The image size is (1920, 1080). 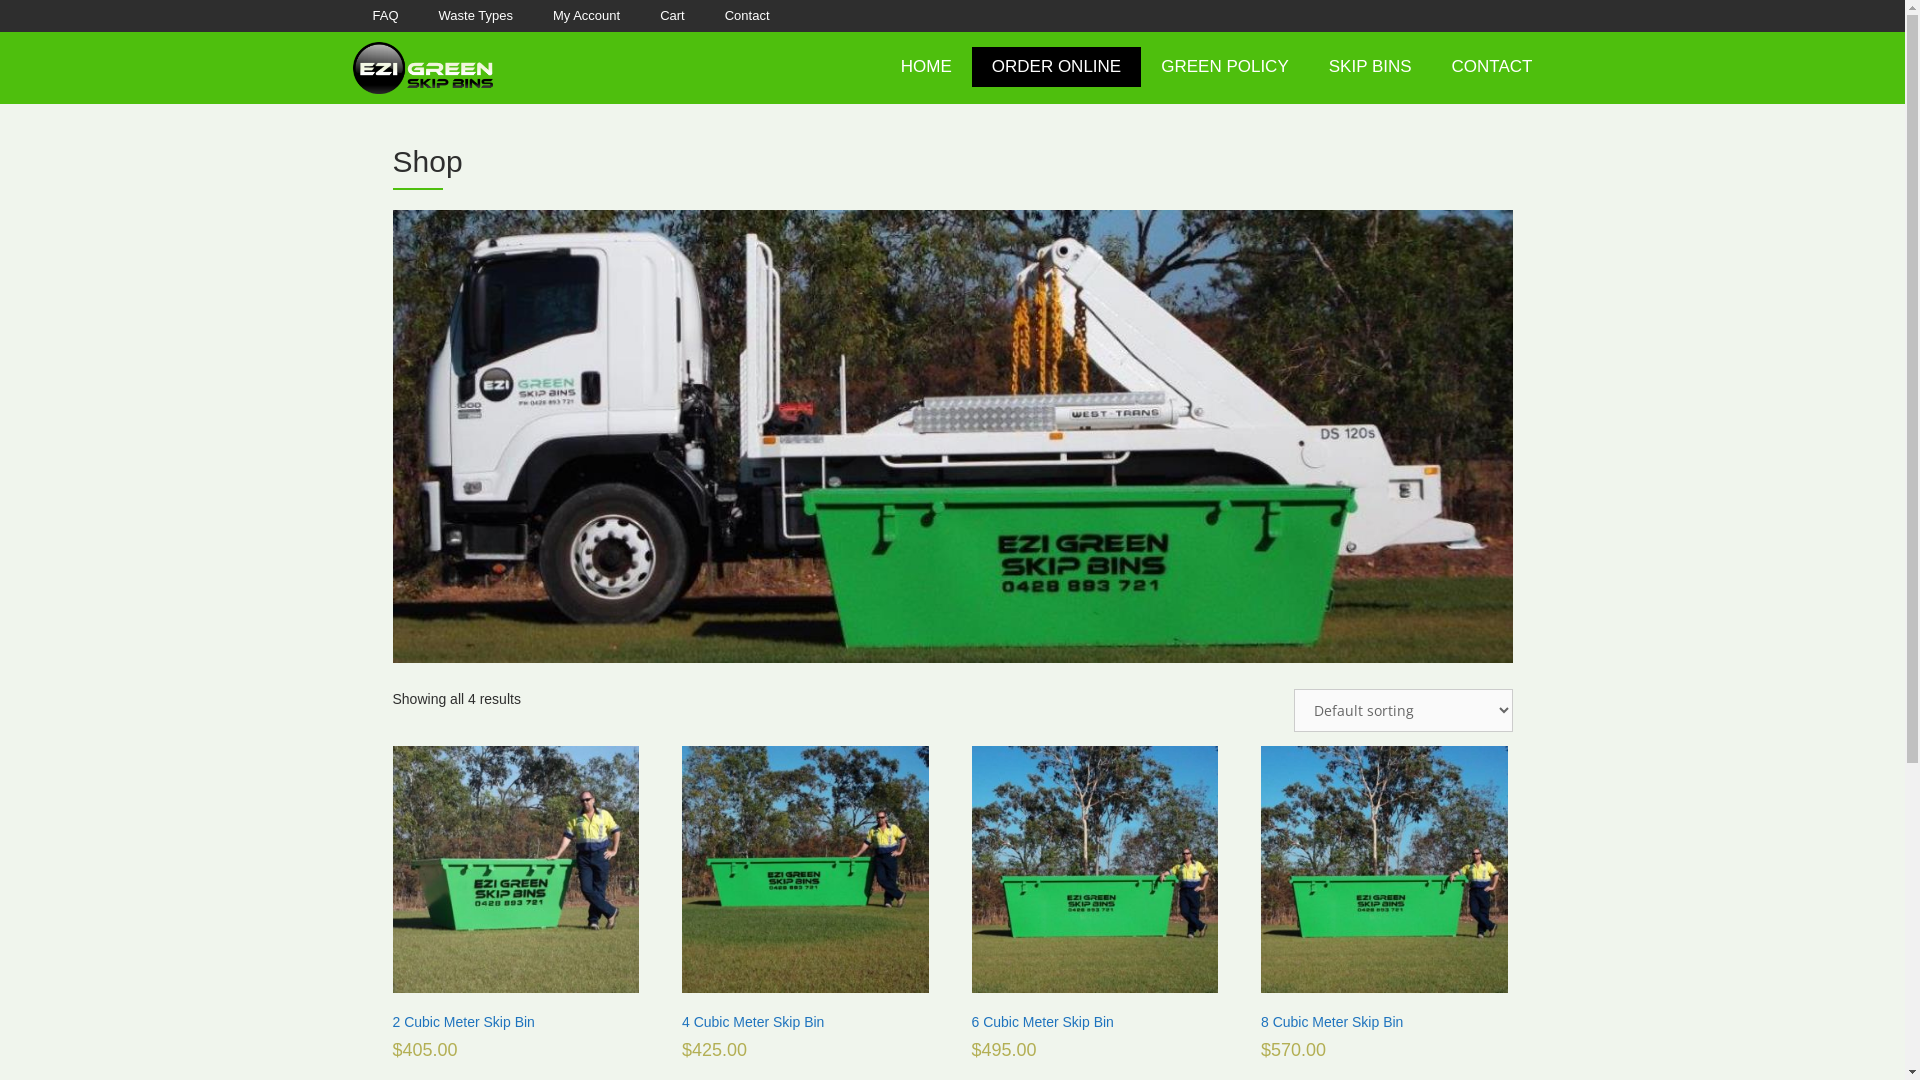 What do you see at coordinates (474, 15) in the screenshot?
I see `'Waste Types'` at bounding box center [474, 15].